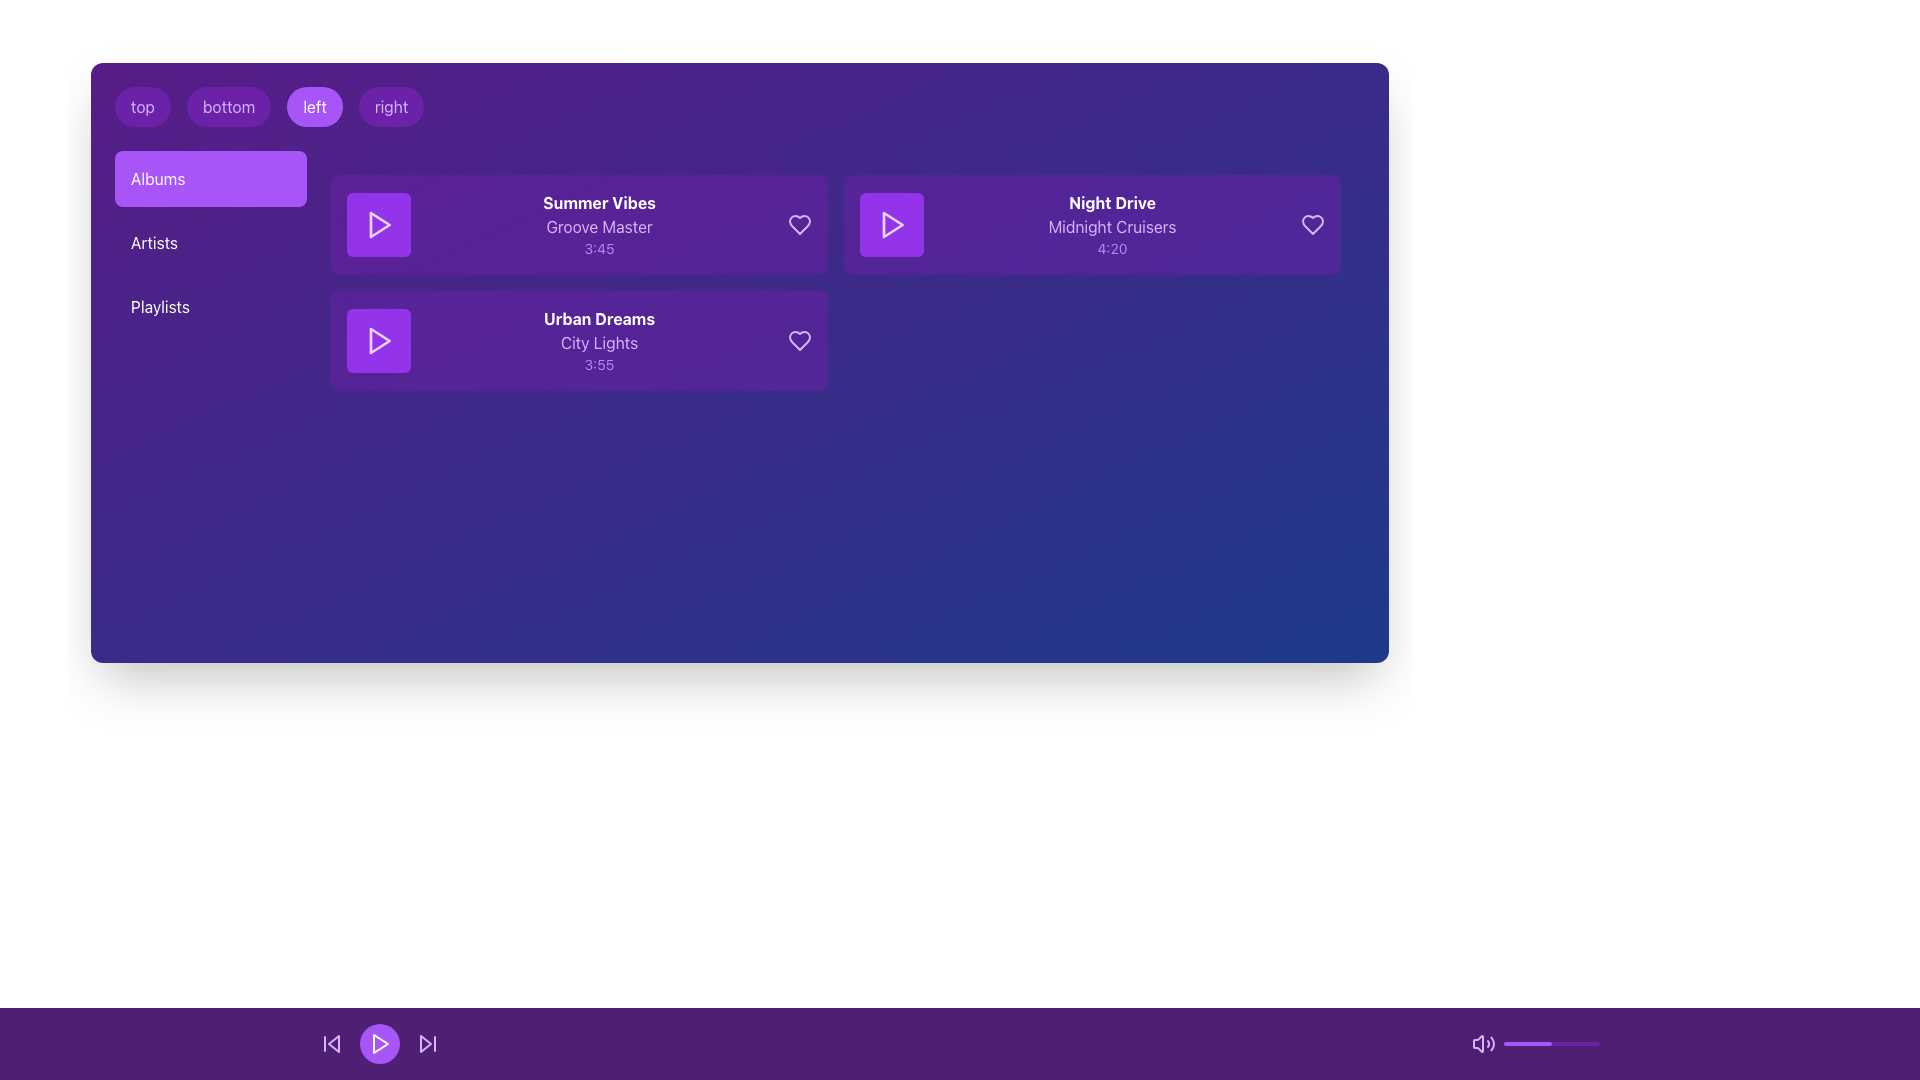  What do you see at coordinates (314, 107) in the screenshot?
I see `the button labeled 'left' which has a purple background and white text, located between the 'bottom' and 'right' buttons` at bounding box center [314, 107].